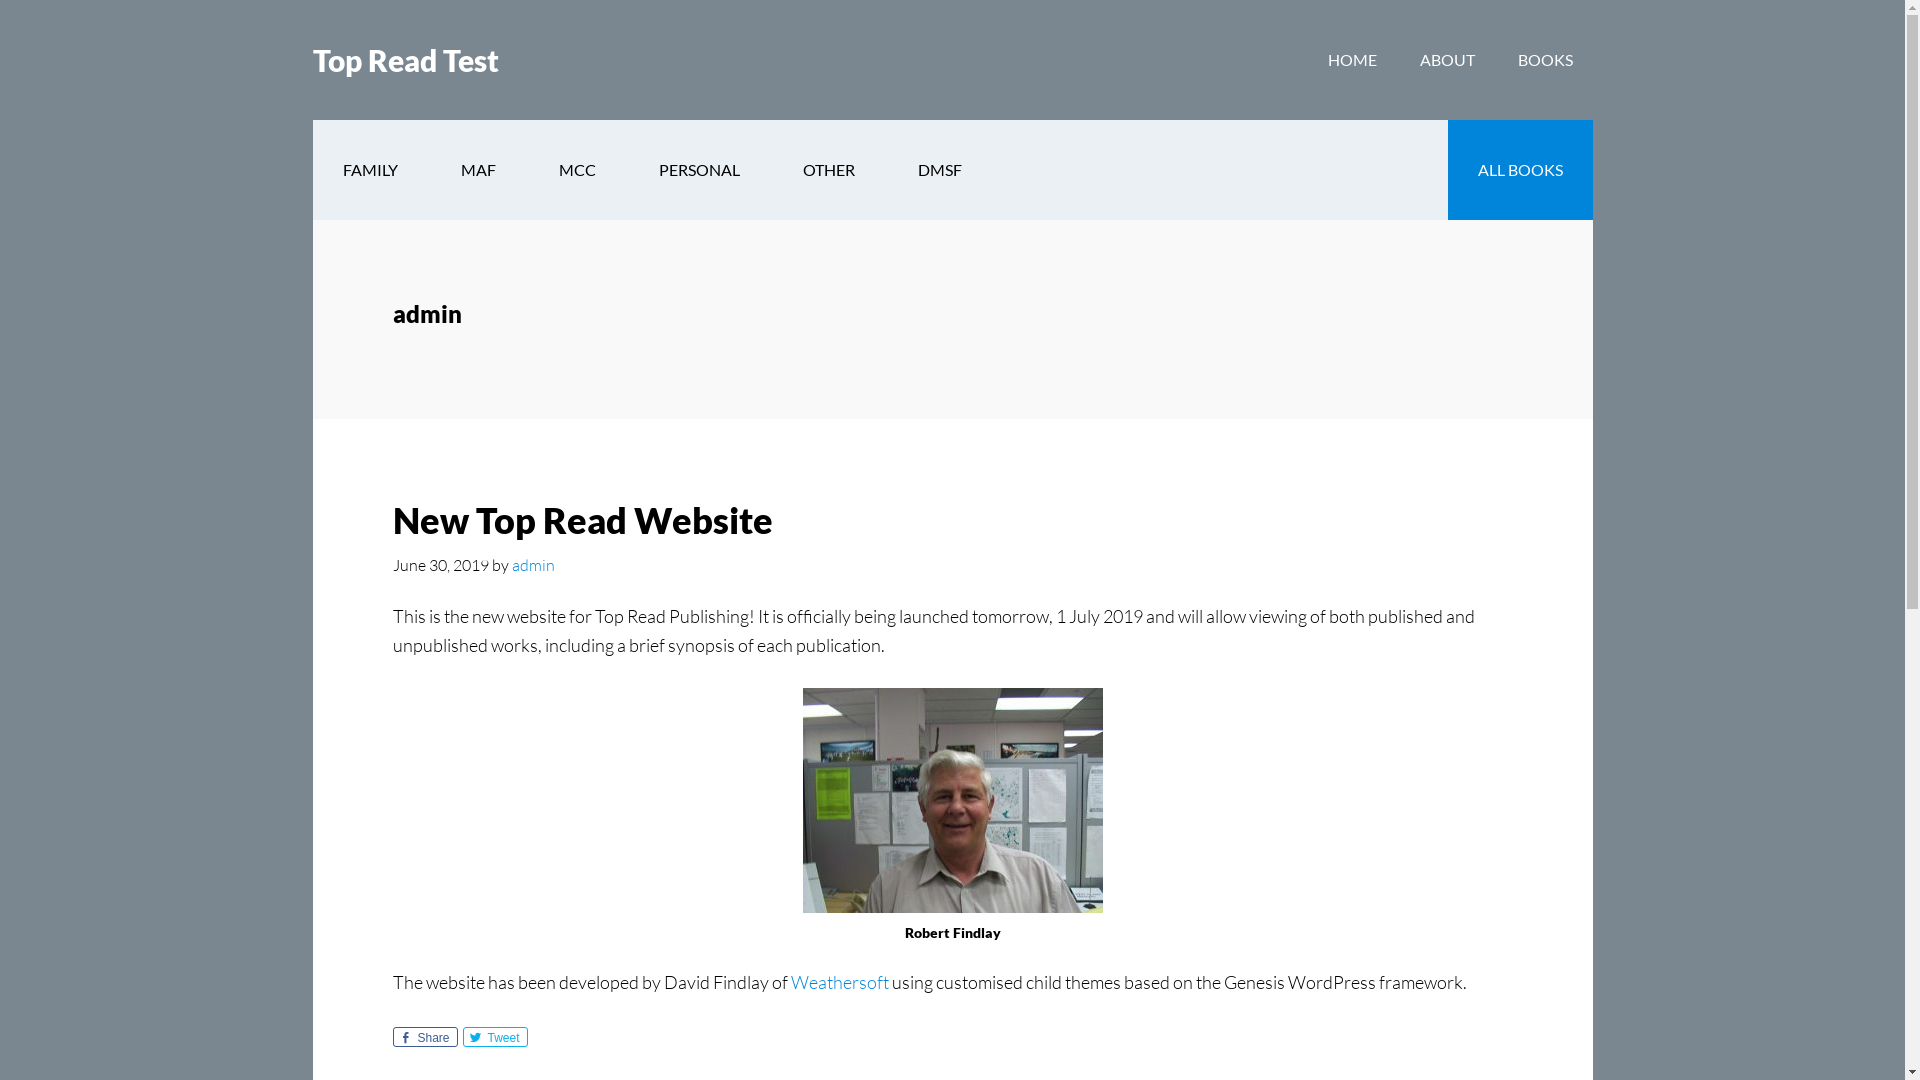 The height and width of the screenshot is (1080, 1920). What do you see at coordinates (494, 1036) in the screenshot?
I see `'Tweet'` at bounding box center [494, 1036].